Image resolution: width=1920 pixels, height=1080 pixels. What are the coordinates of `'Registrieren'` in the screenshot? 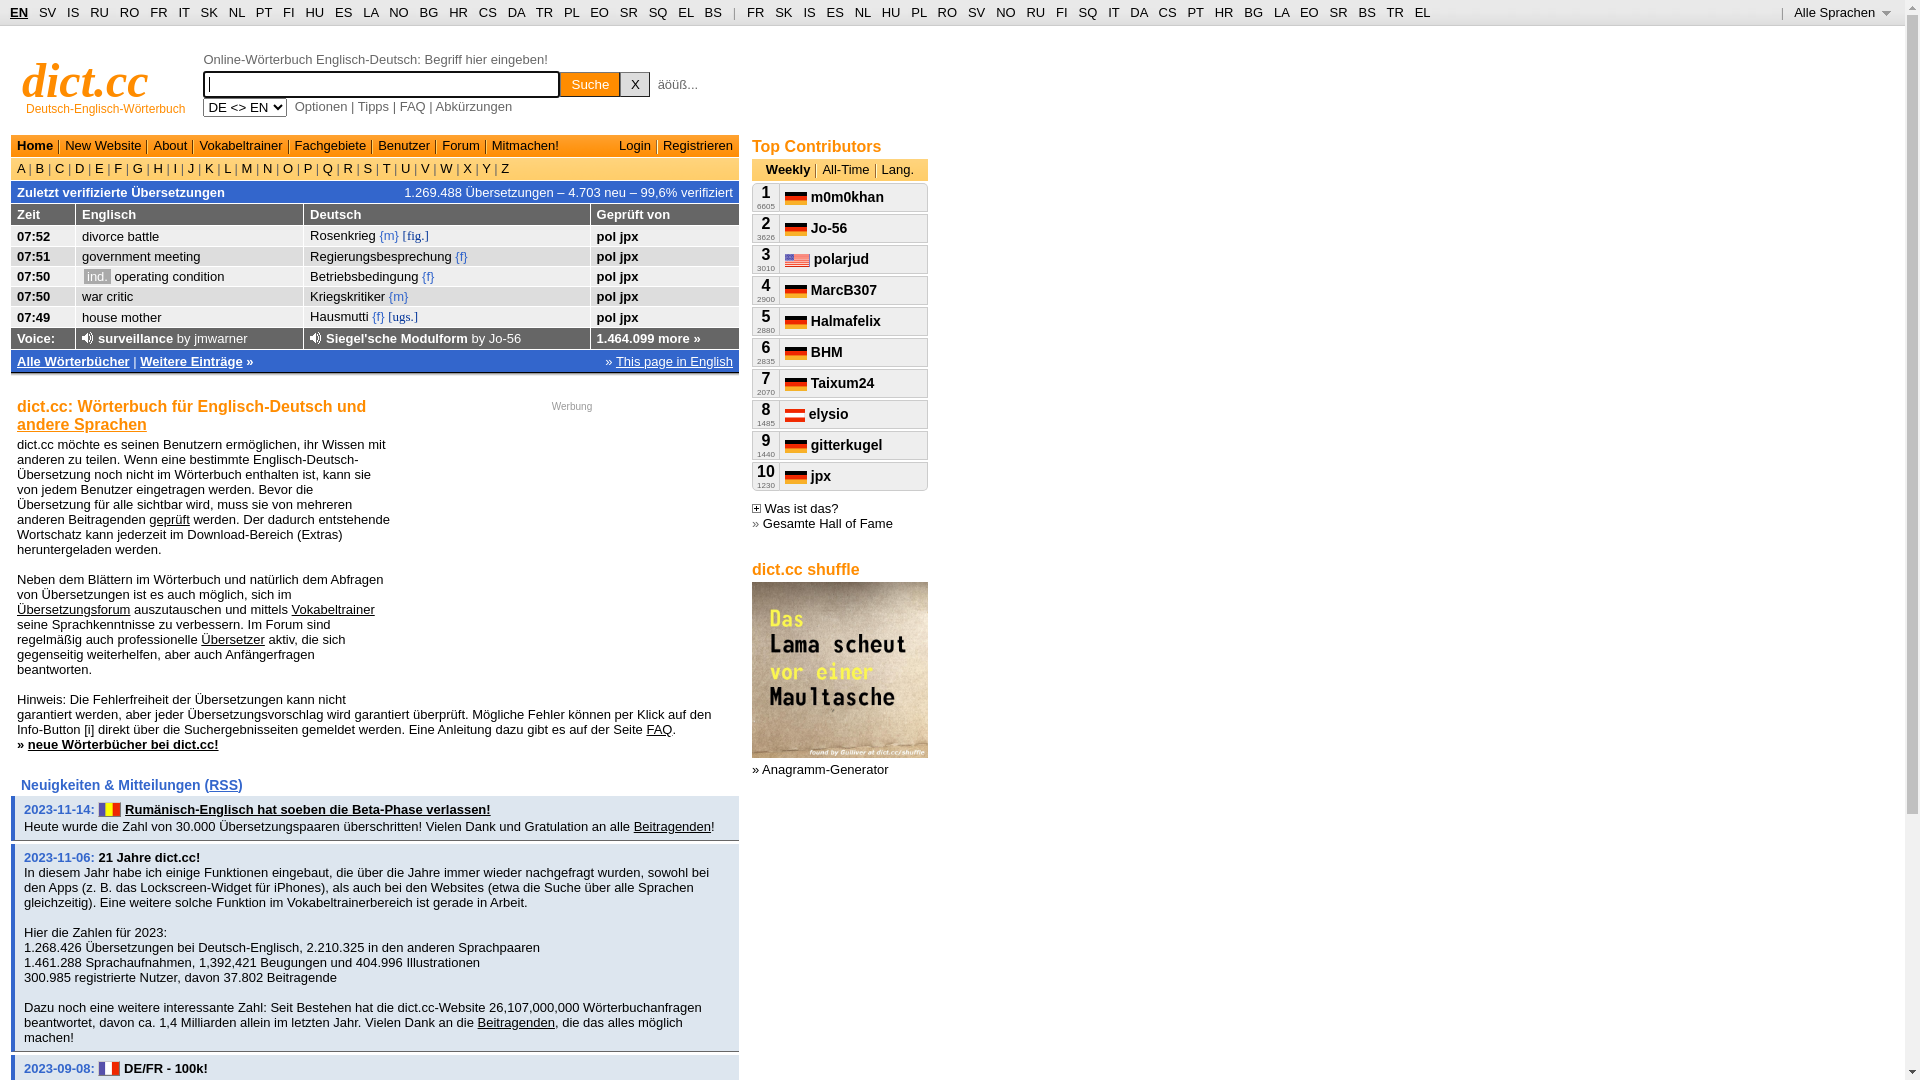 It's located at (662, 144).